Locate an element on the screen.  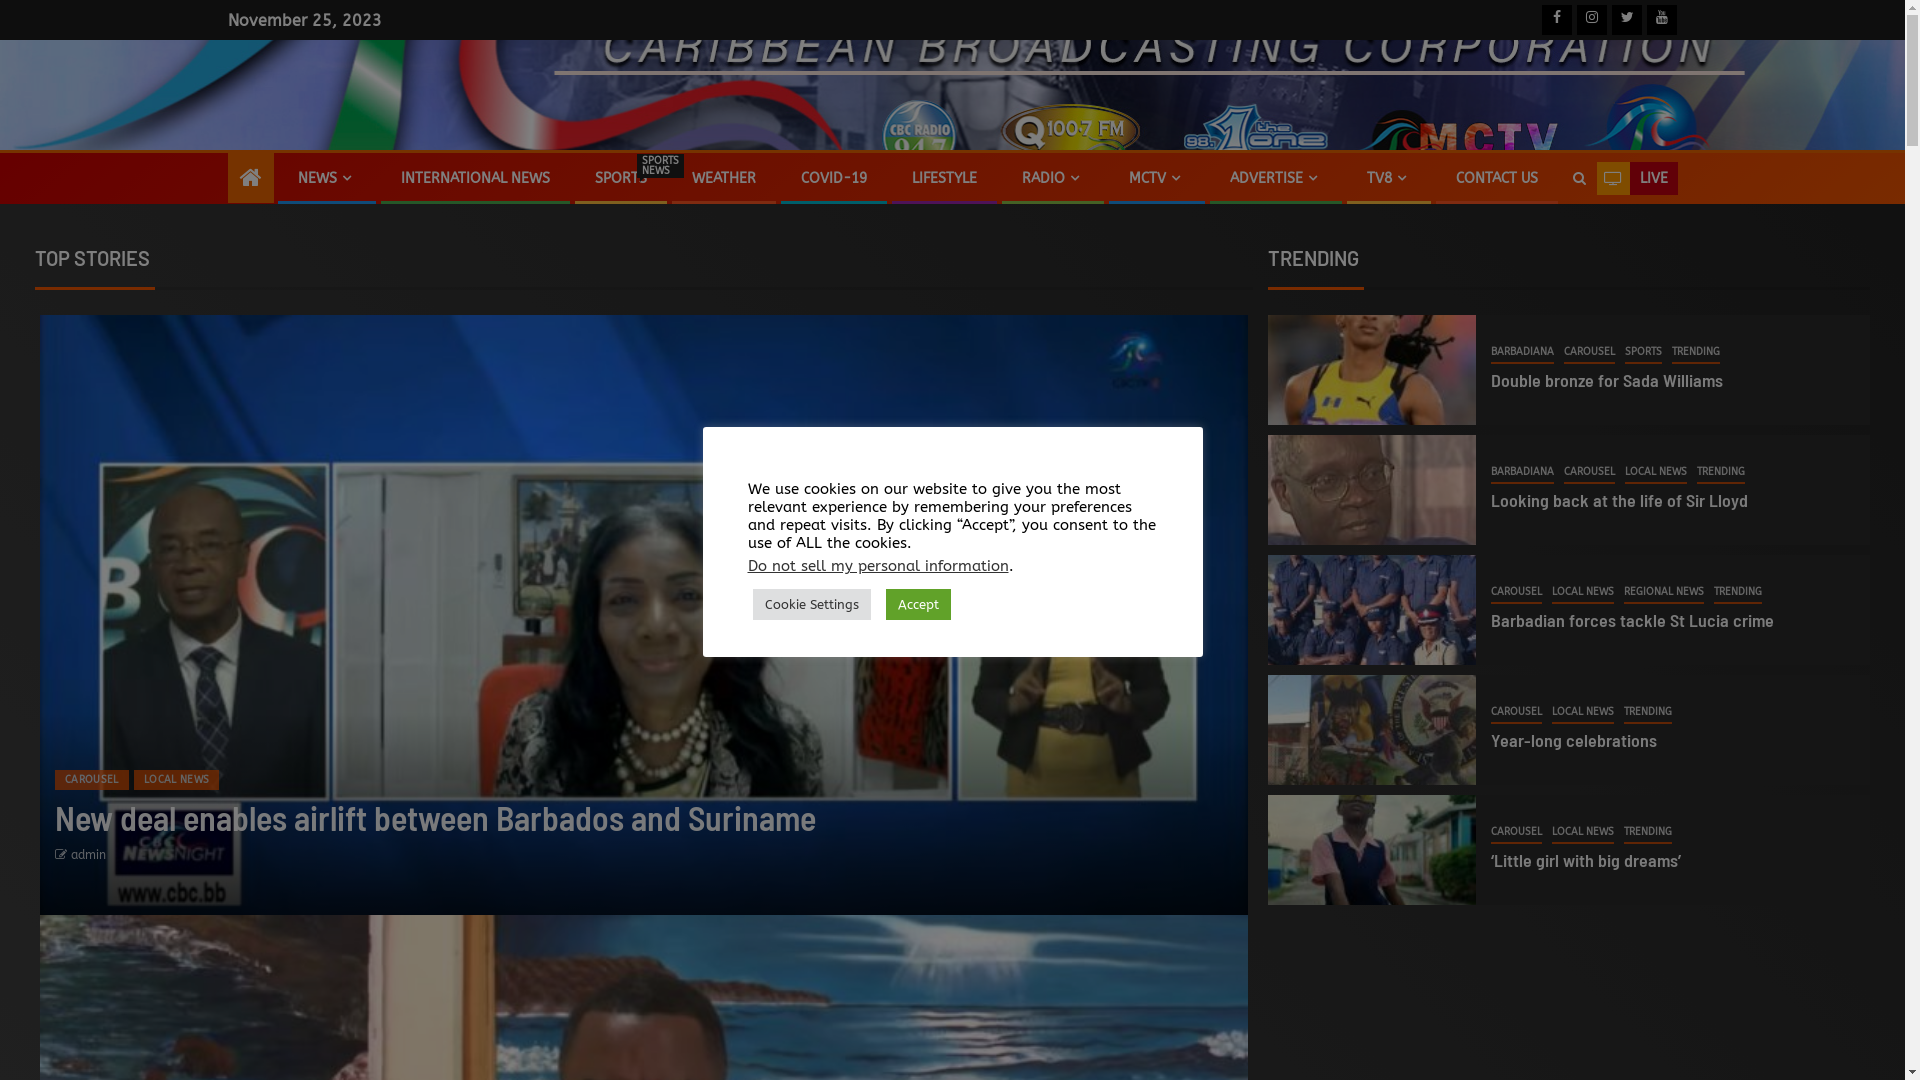
'LIFESTYLE' is located at coordinates (943, 177).